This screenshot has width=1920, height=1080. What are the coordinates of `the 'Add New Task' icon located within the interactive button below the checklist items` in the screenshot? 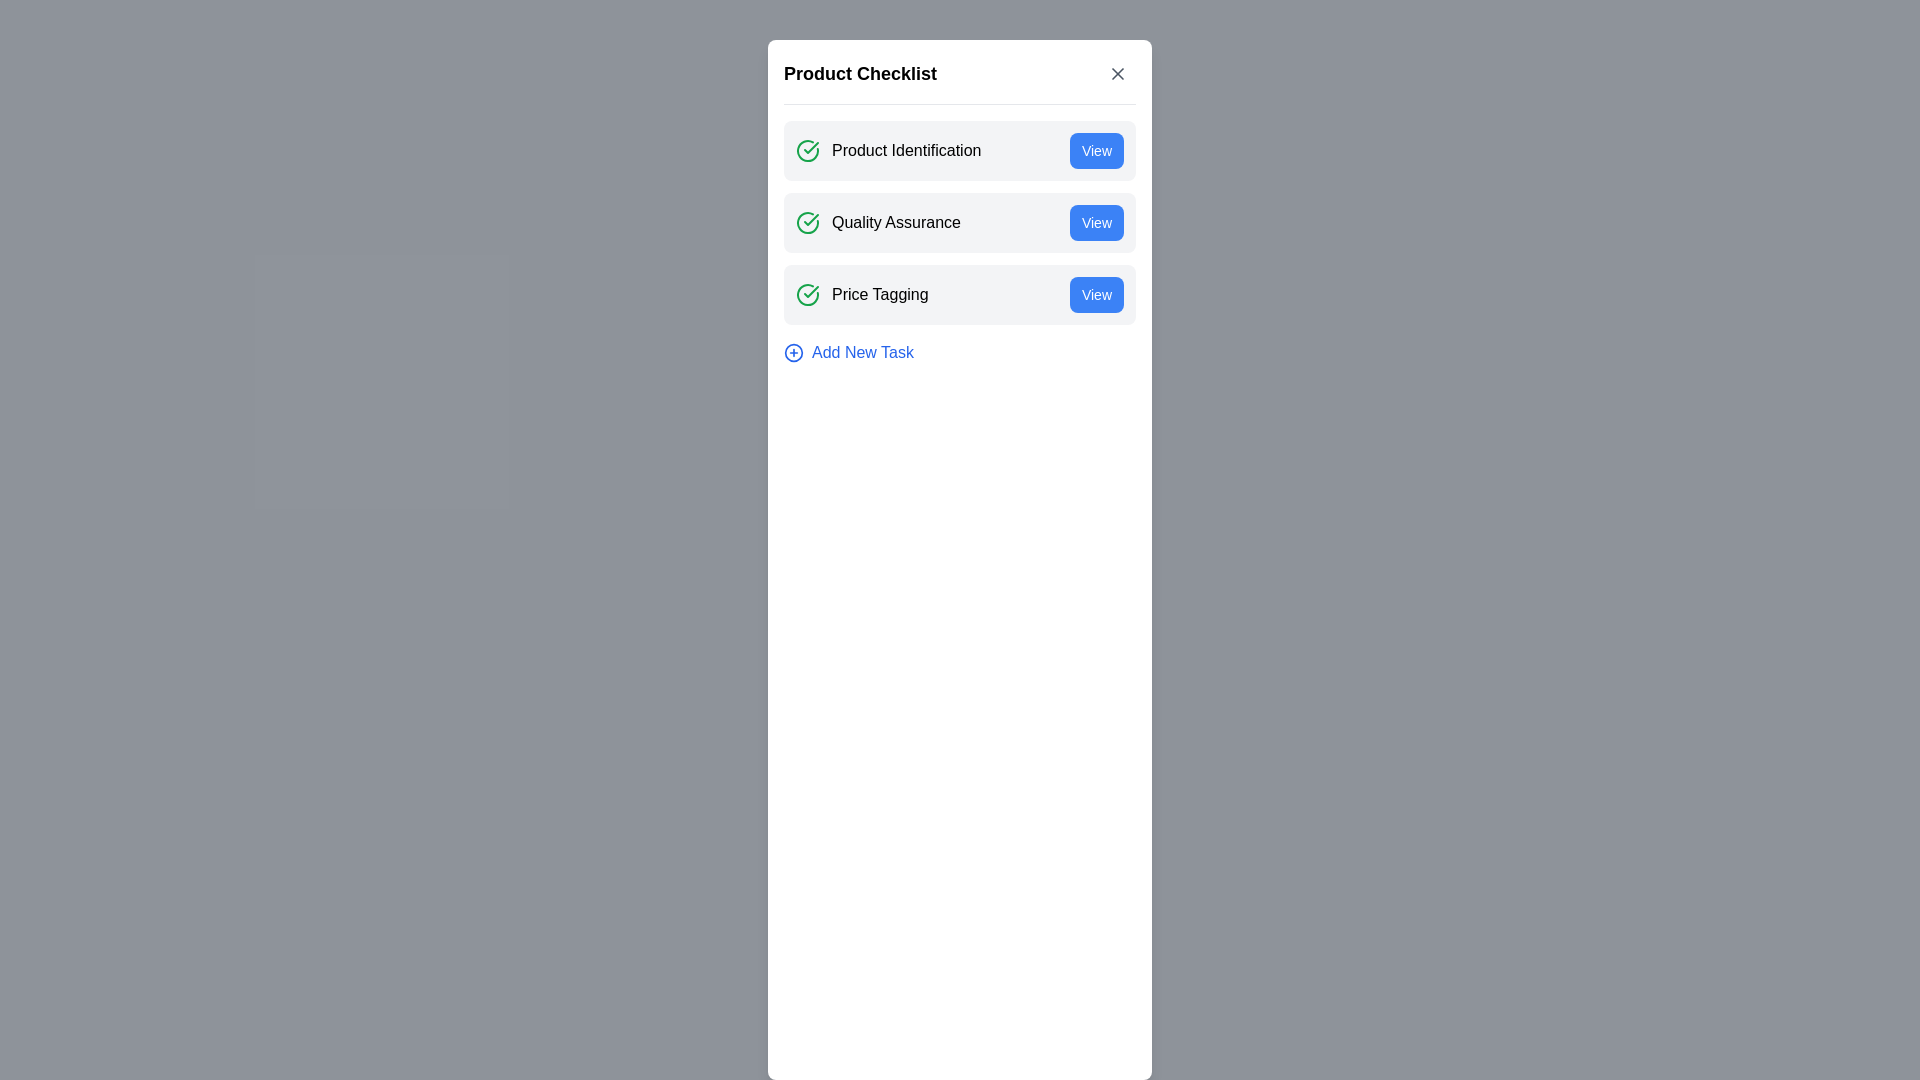 It's located at (792, 352).